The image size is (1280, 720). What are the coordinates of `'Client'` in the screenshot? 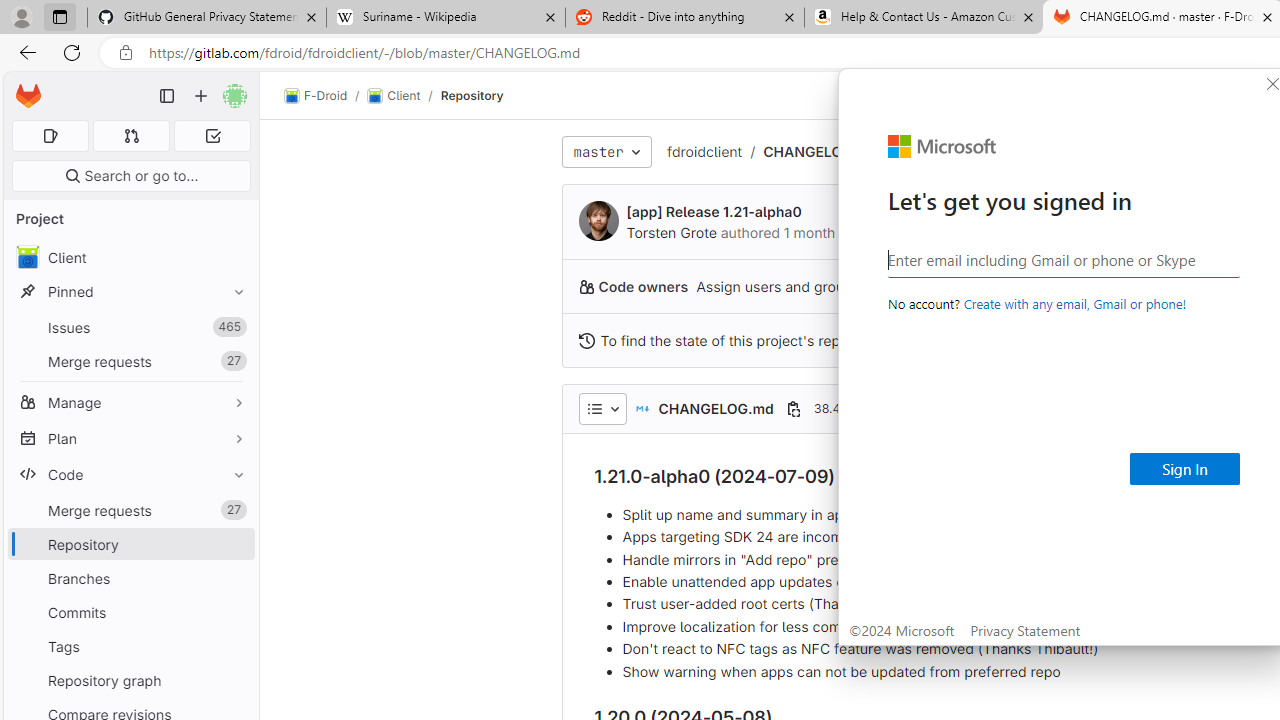 It's located at (394, 96).